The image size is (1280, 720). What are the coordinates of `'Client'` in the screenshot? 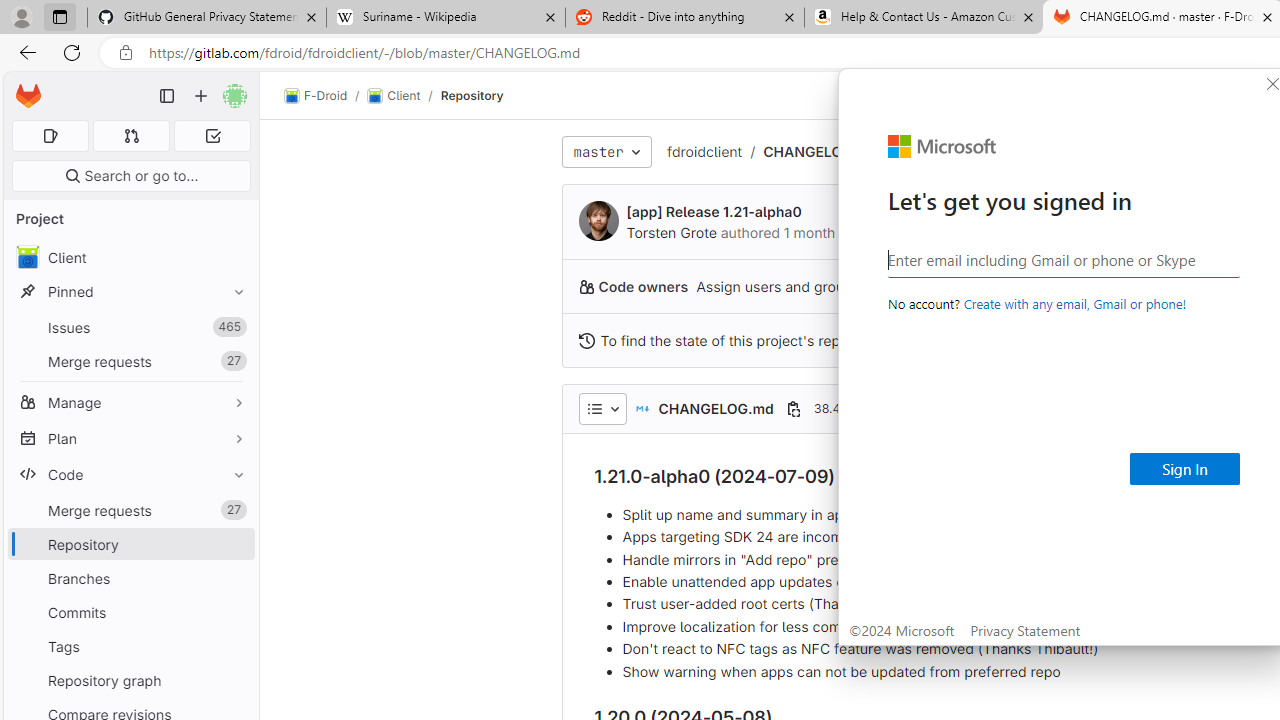 It's located at (394, 96).